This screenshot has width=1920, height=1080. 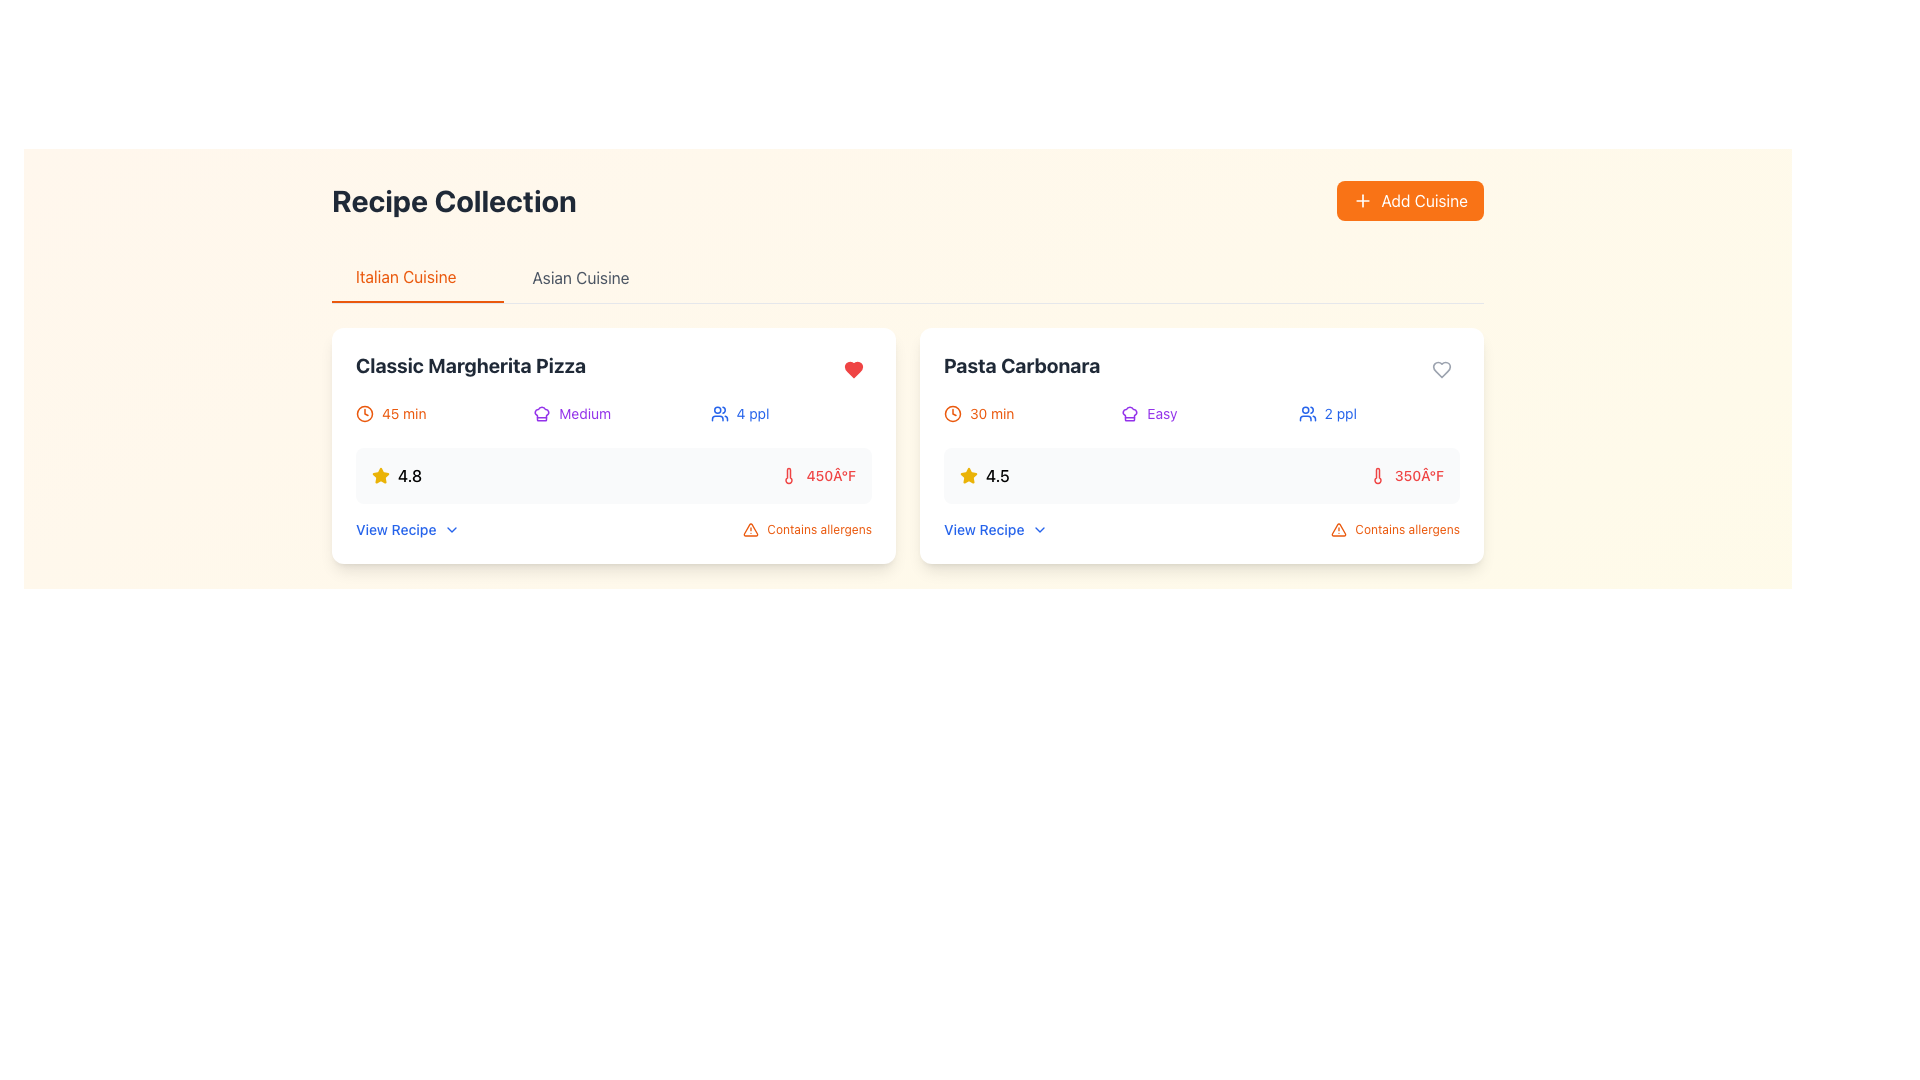 I want to click on the text label displaying the number of people in a group, which is located adjacent to an icon resembling two people in the top-right portion of the card interface, so click(x=1340, y=412).